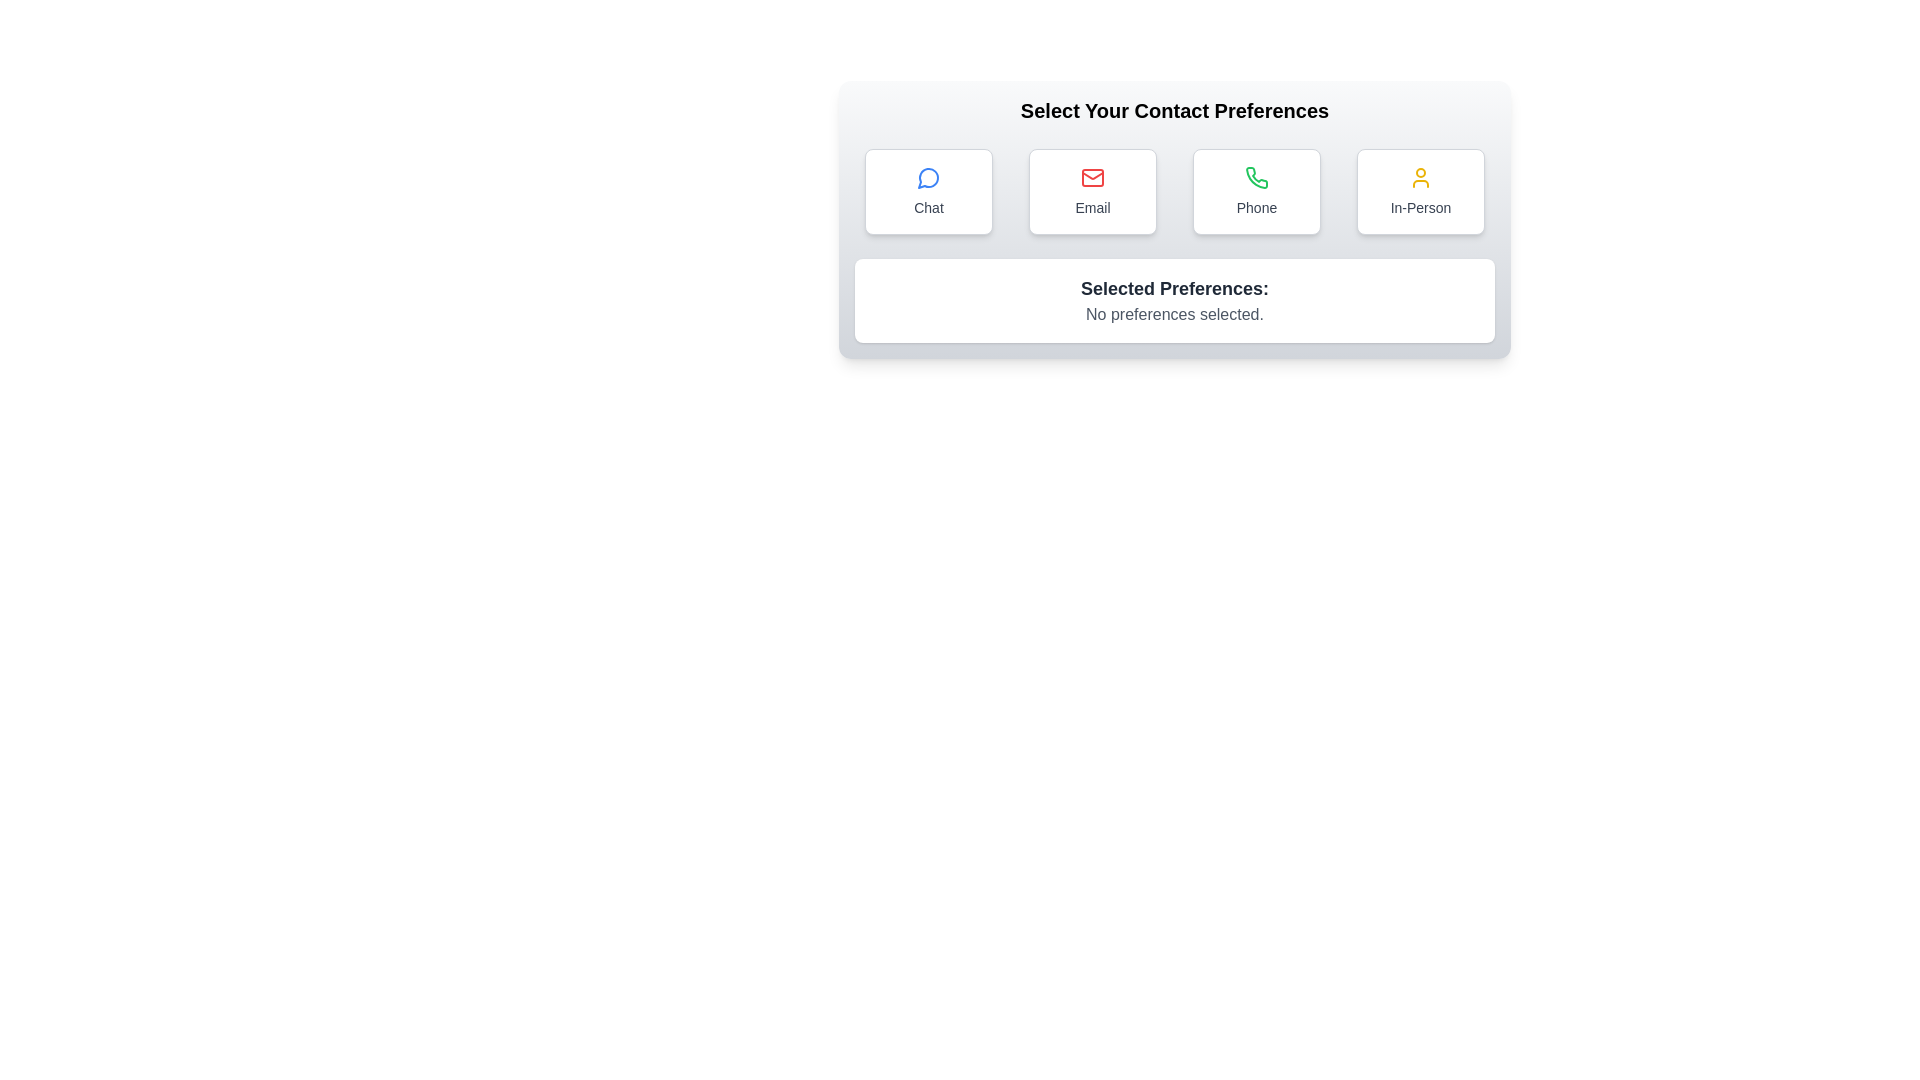 The height and width of the screenshot is (1080, 1920). What do you see at coordinates (1419, 192) in the screenshot?
I see `the In-Person button to select the corresponding contact preference` at bounding box center [1419, 192].